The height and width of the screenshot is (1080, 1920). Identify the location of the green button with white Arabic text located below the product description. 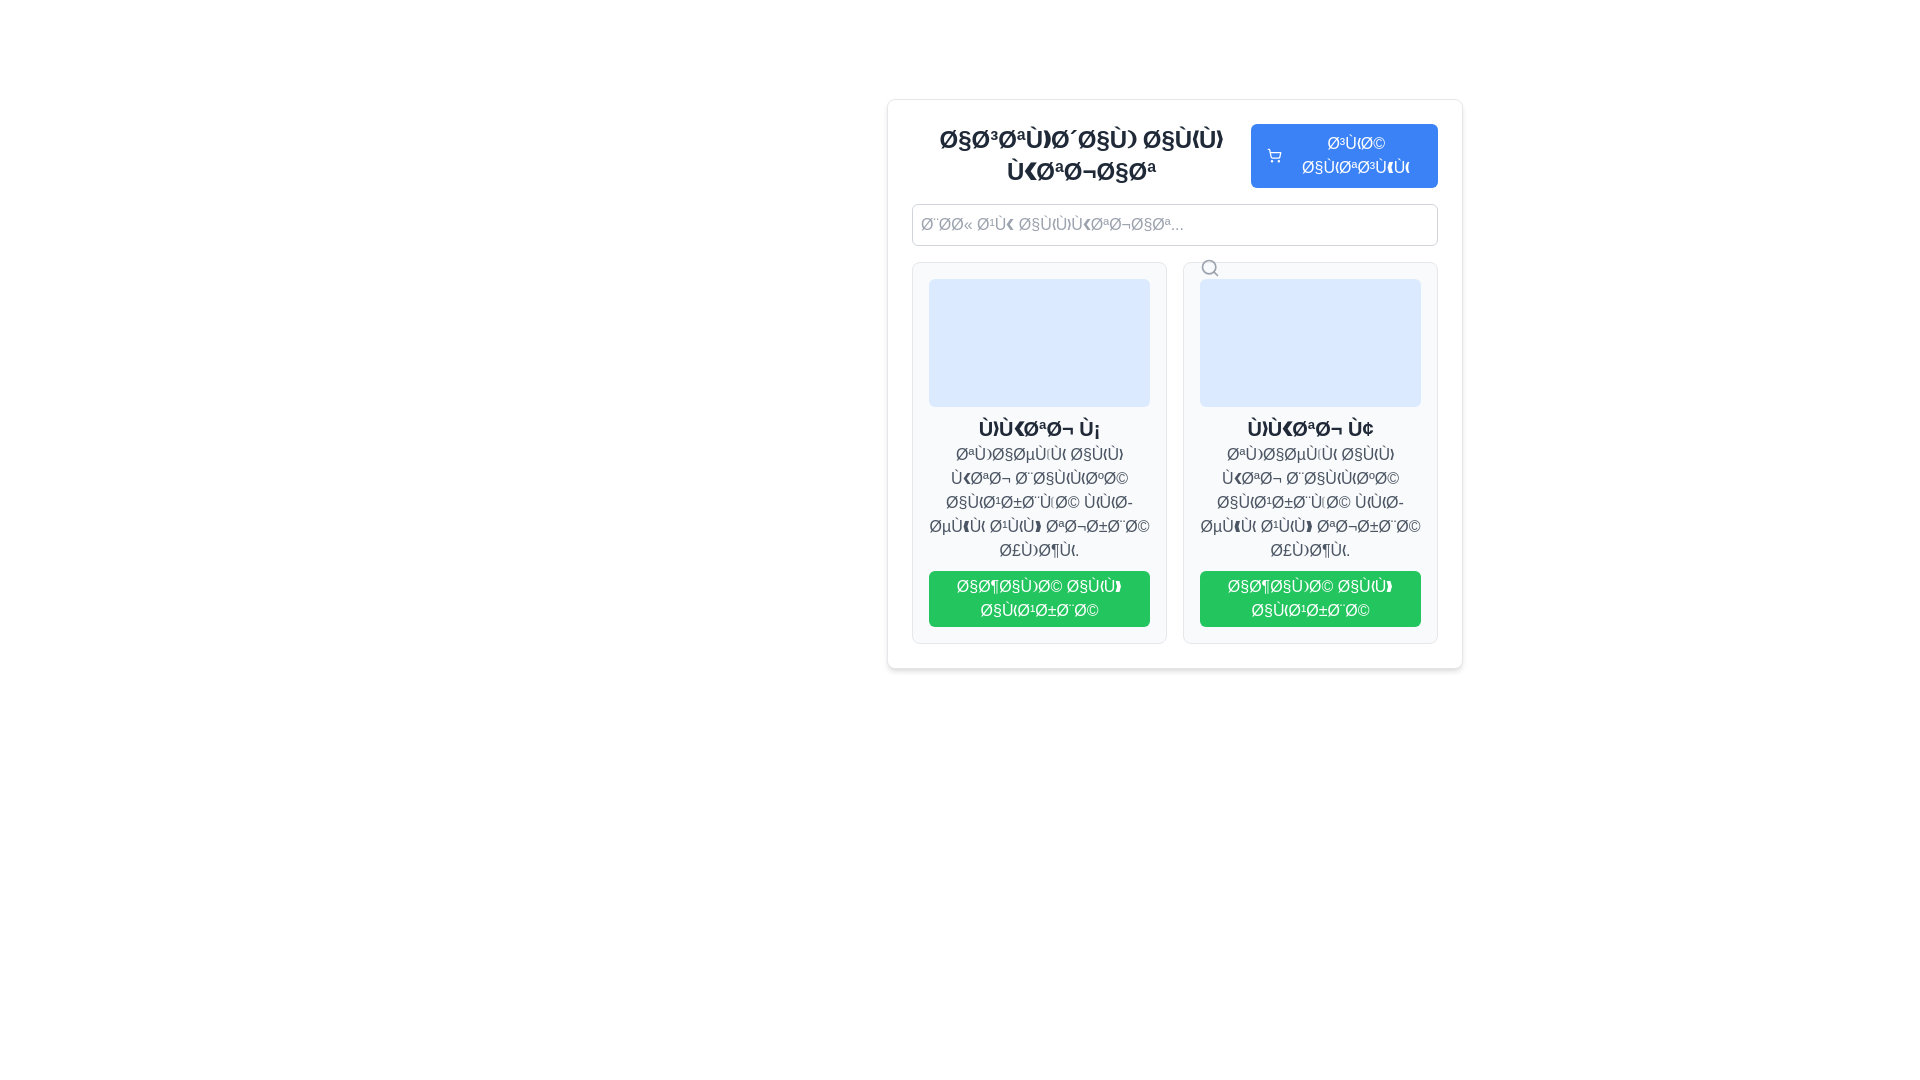
(1039, 597).